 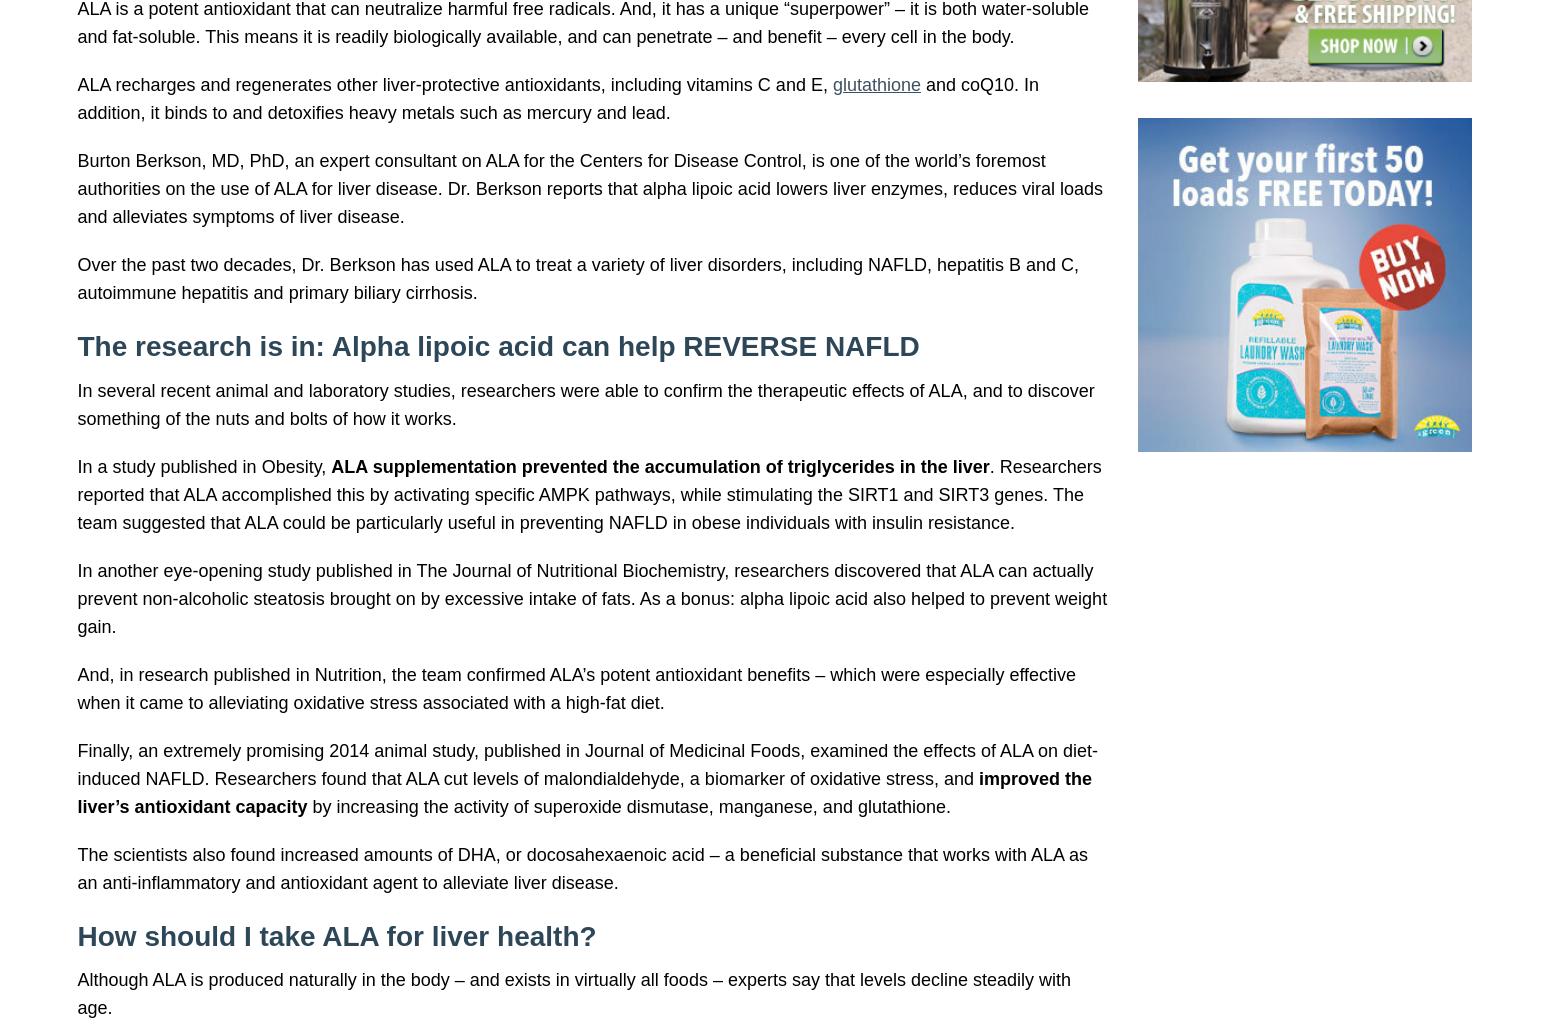 What do you see at coordinates (313, 72) in the screenshot?
I see `'Rena'` at bounding box center [313, 72].